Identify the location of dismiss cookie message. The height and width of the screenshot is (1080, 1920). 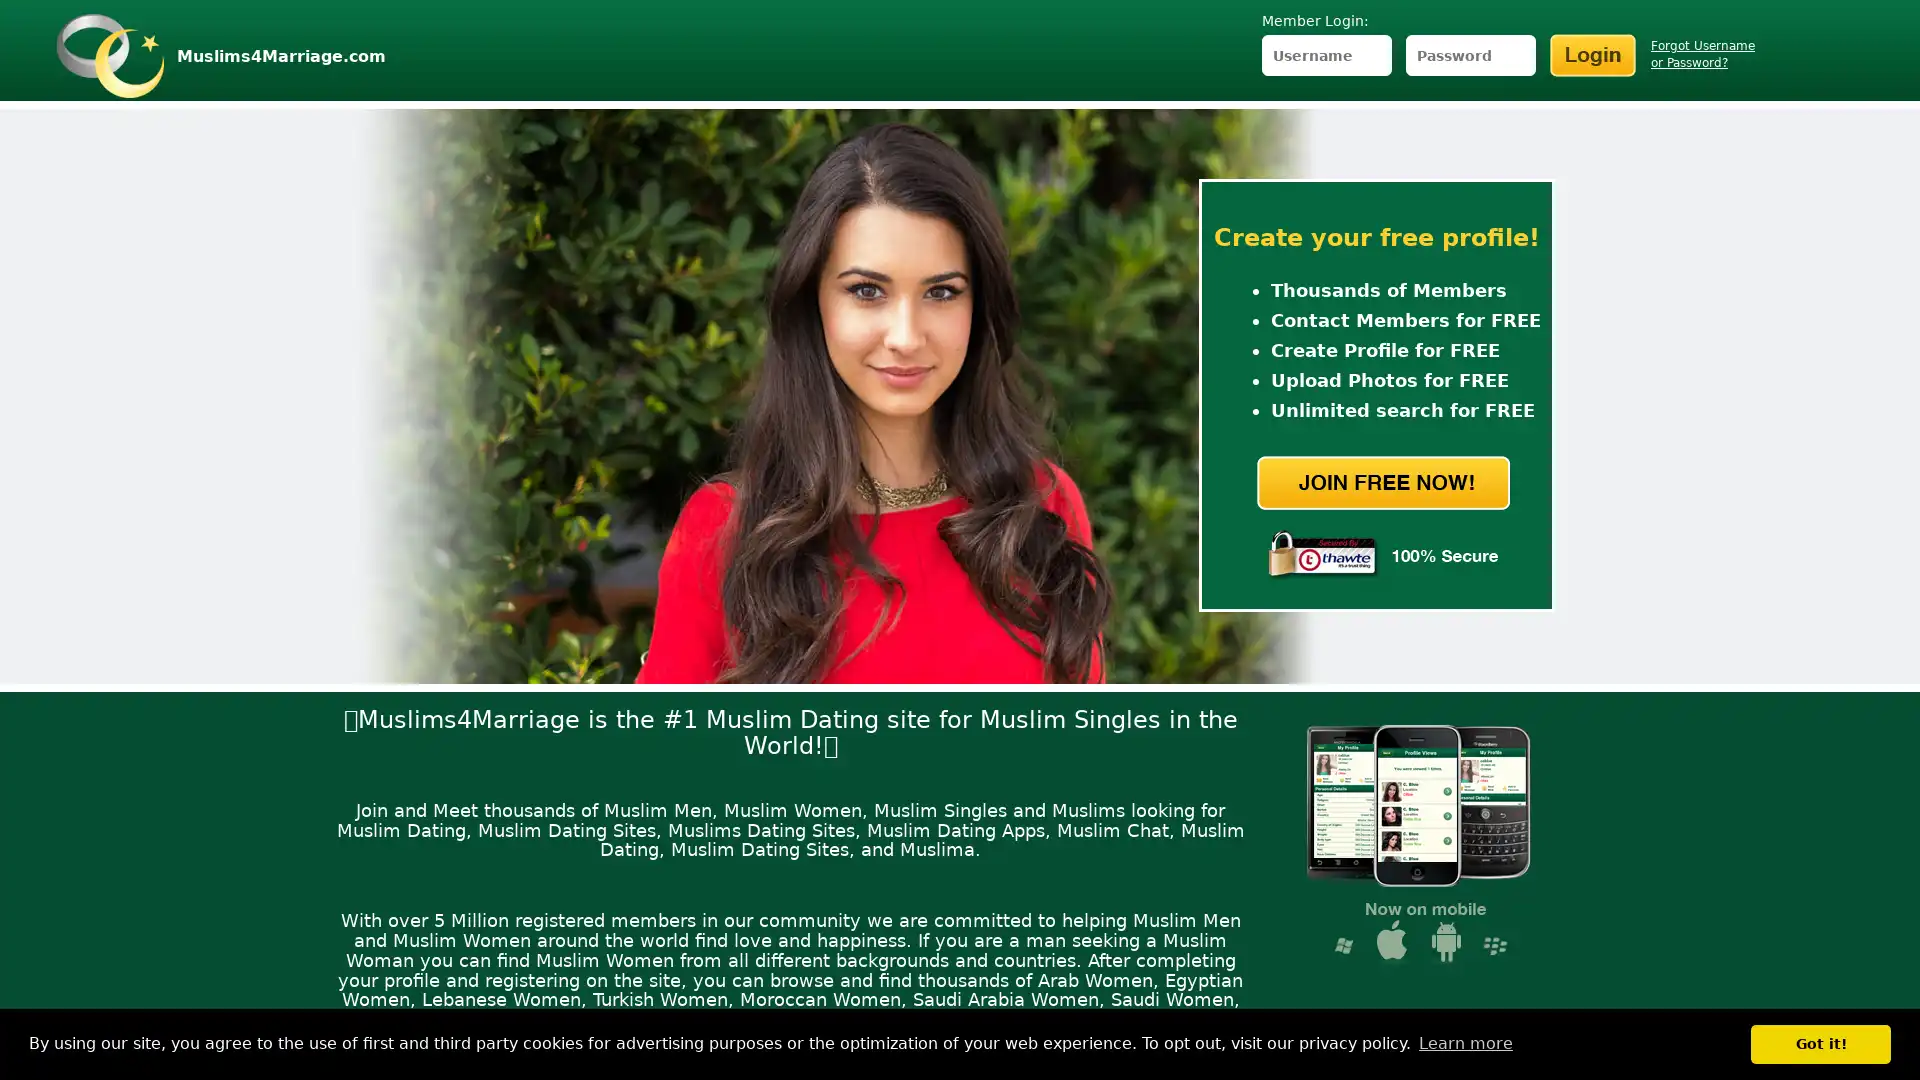
(1820, 1043).